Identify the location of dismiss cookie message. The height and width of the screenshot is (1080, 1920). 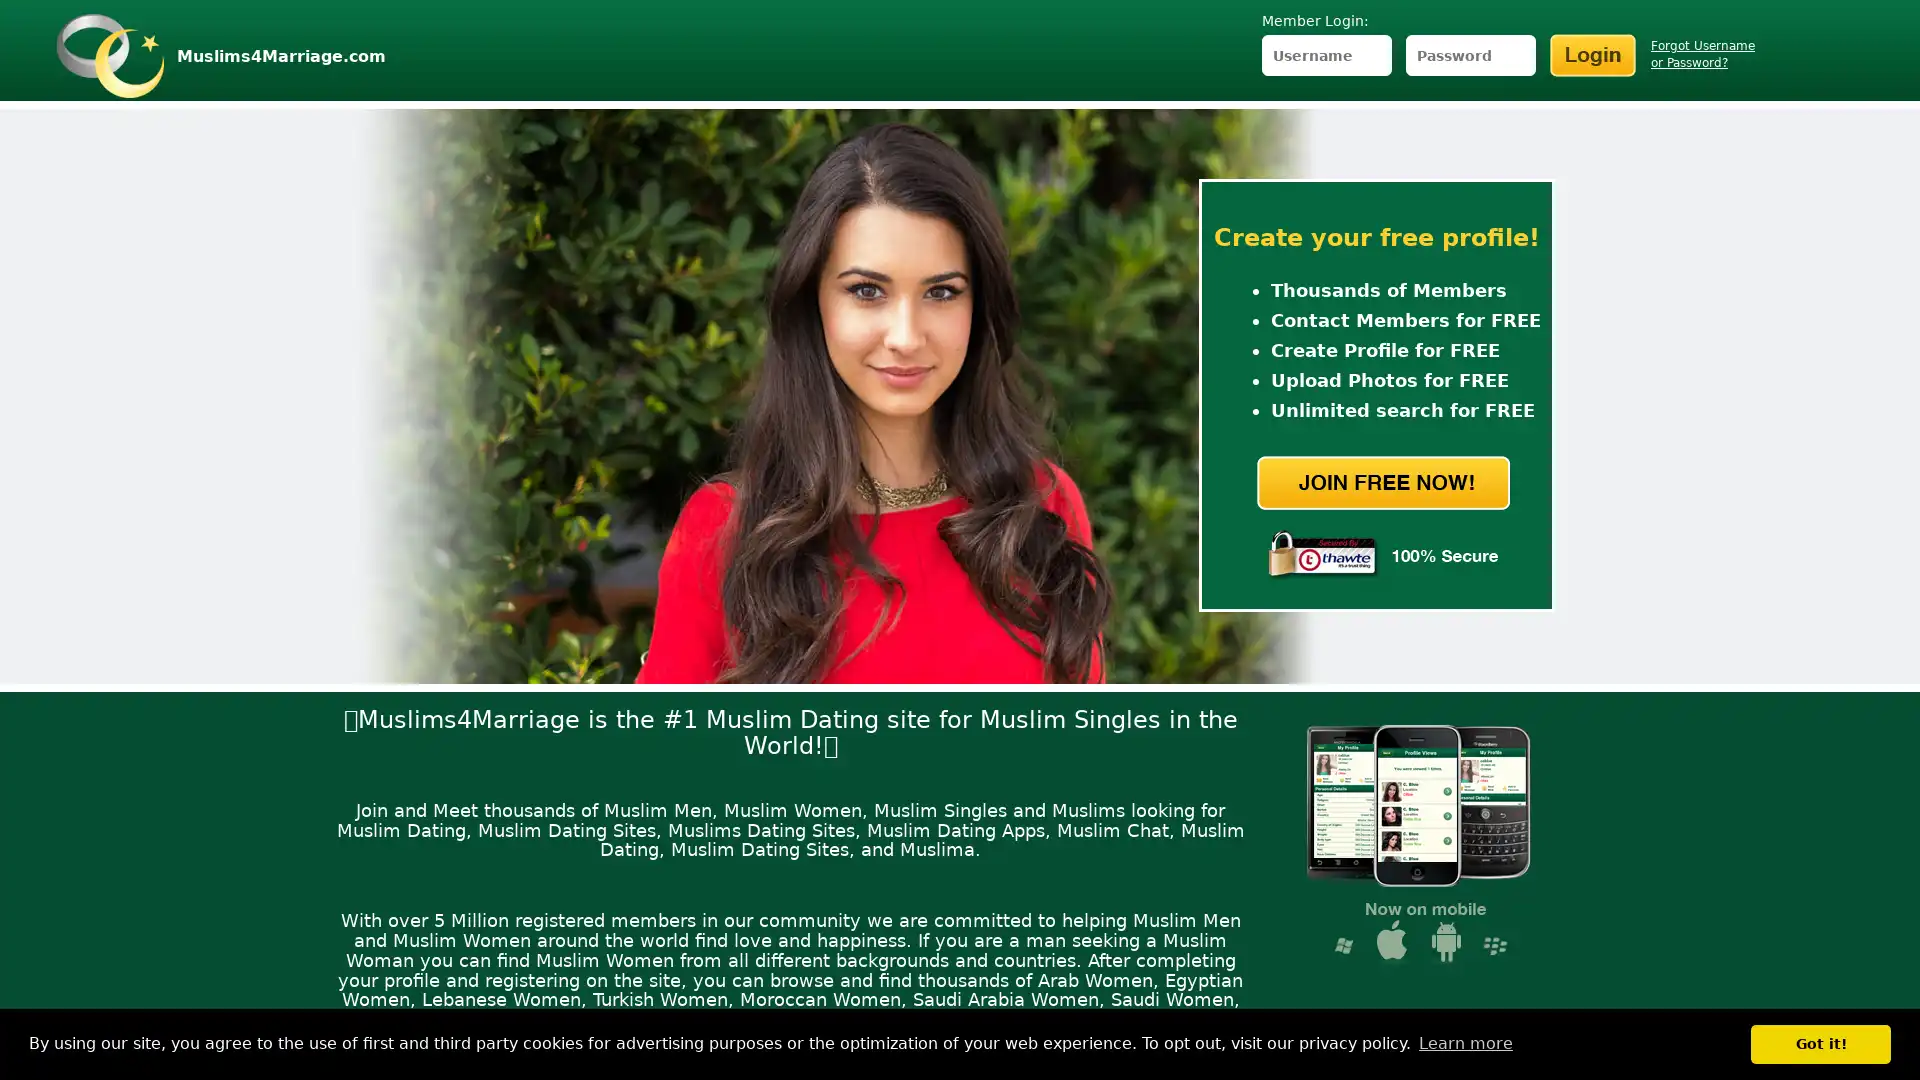
(1820, 1043).